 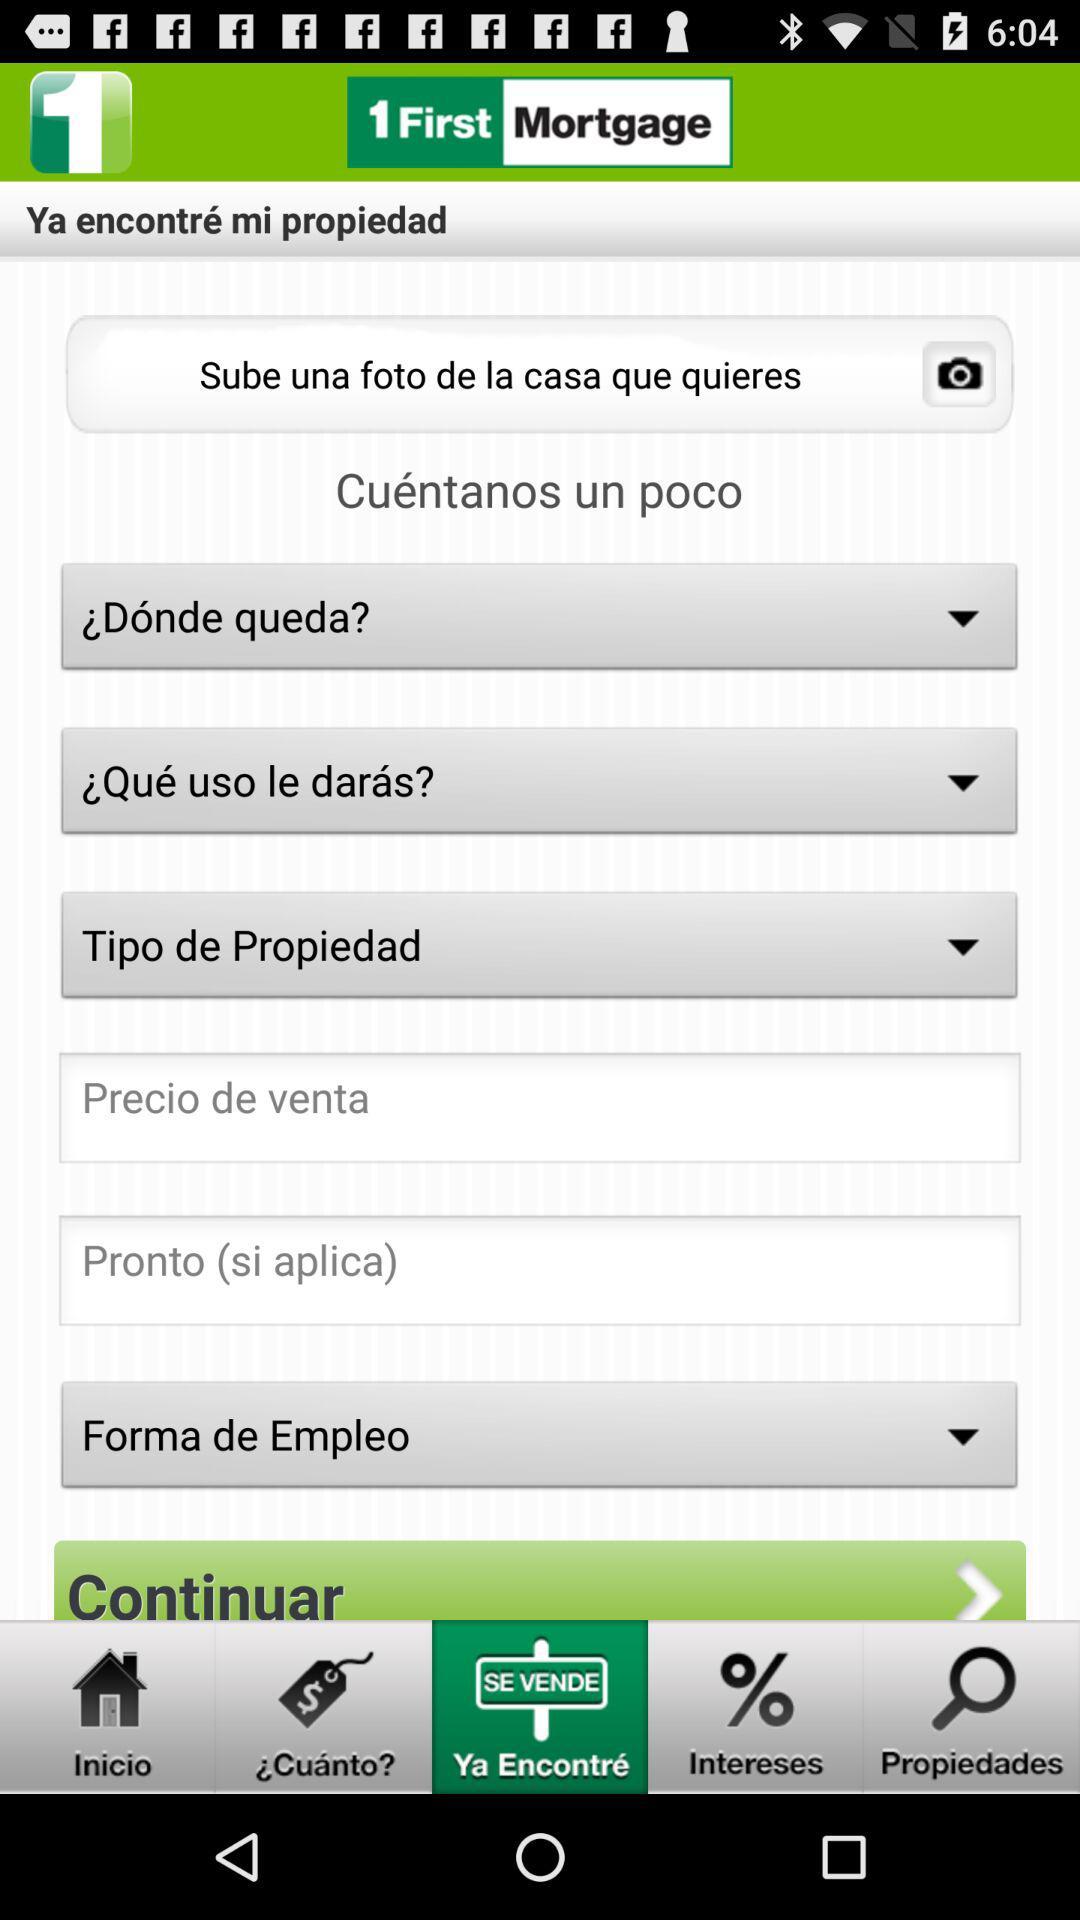 I want to click on the label icon, so click(x=323, y=1826).